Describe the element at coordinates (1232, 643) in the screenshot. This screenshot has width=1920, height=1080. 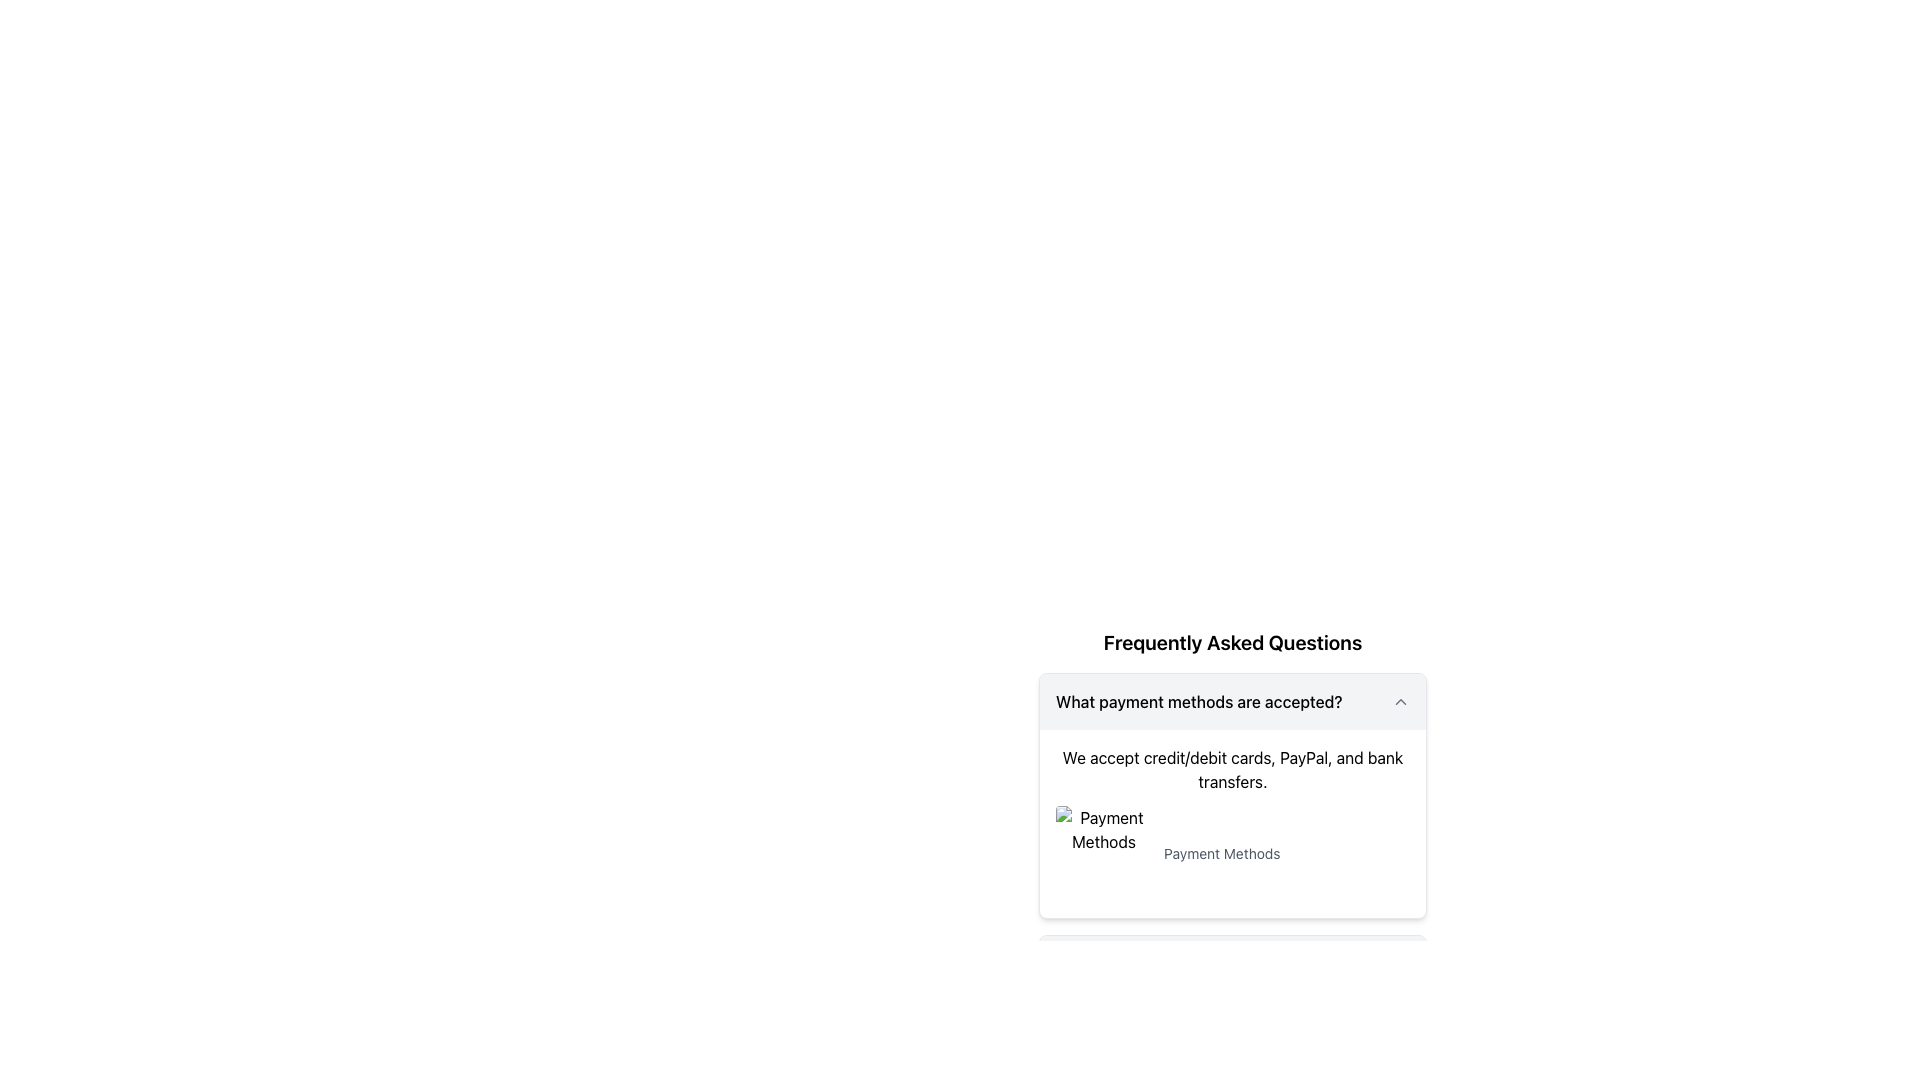
I see `the Text heading element at the top center of the FAQ section` at that location.